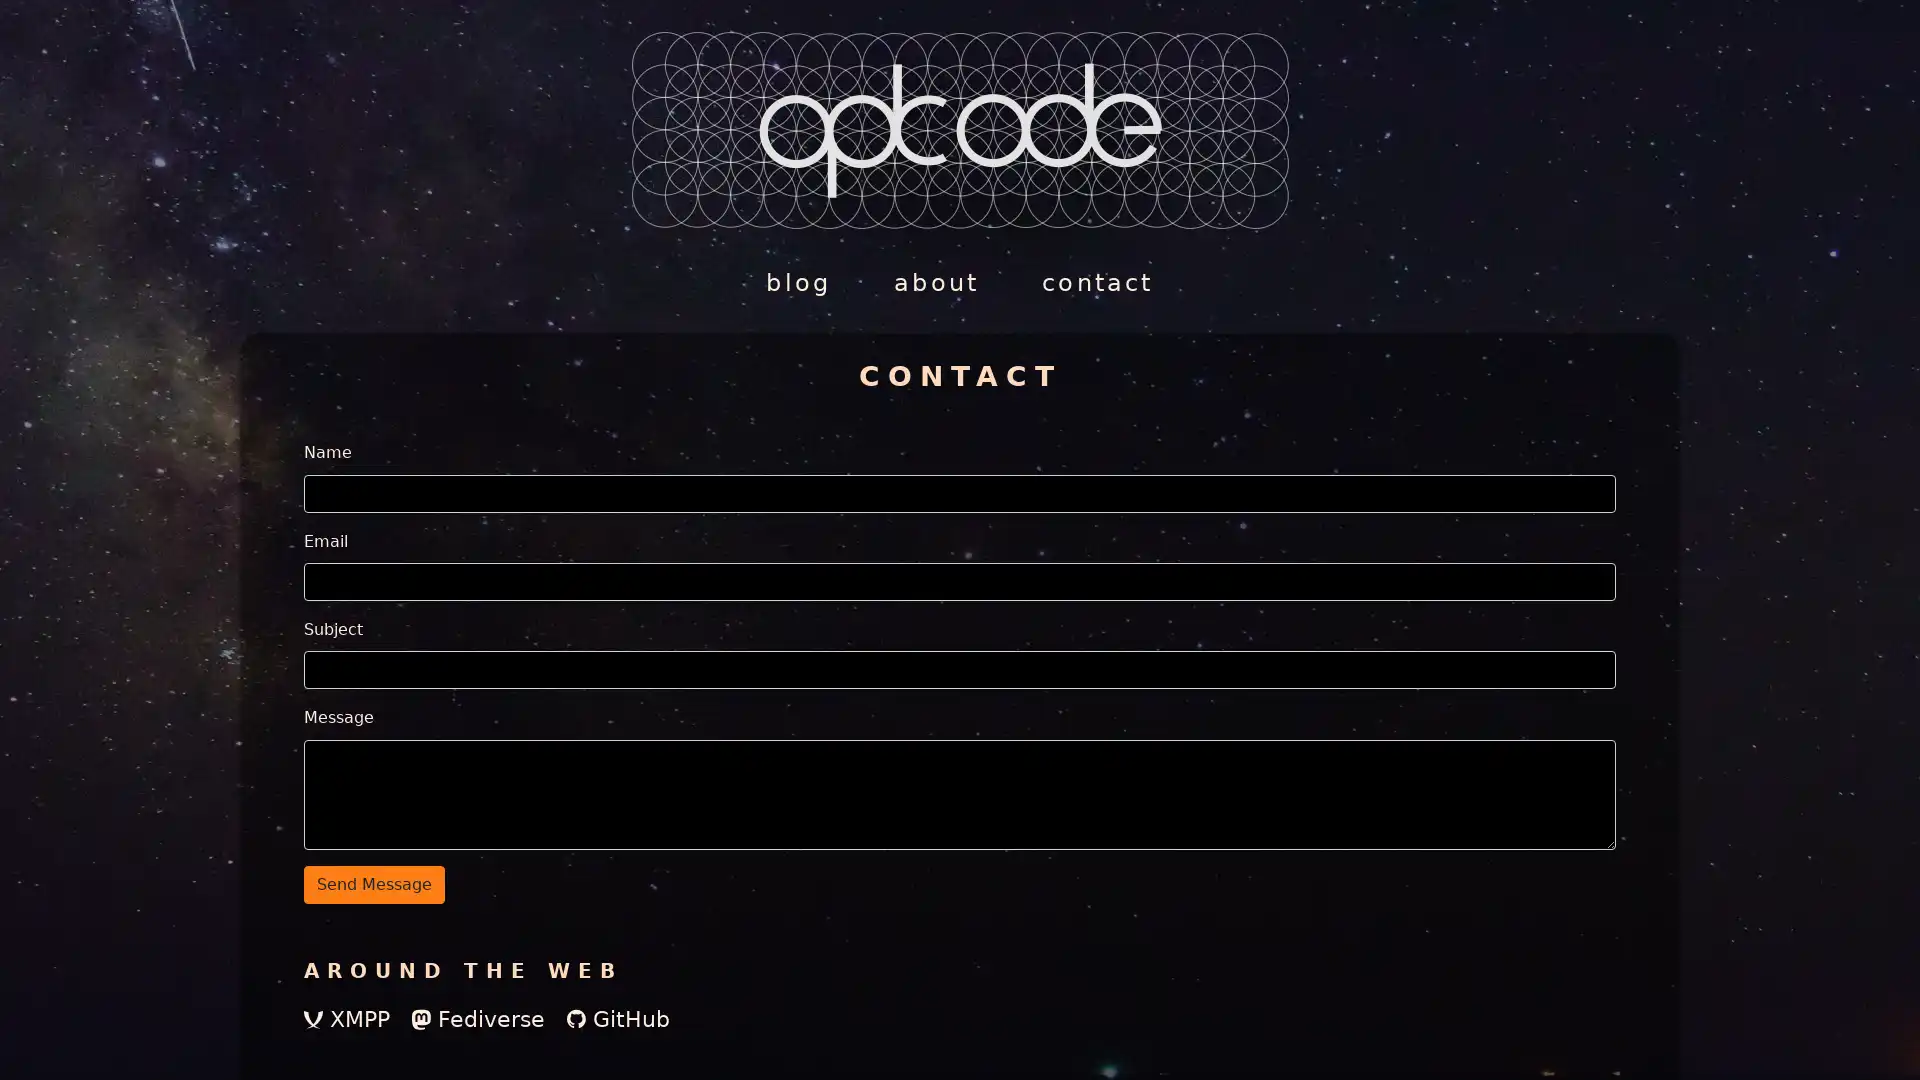  I want to click on Send Message, so click(374, 882).